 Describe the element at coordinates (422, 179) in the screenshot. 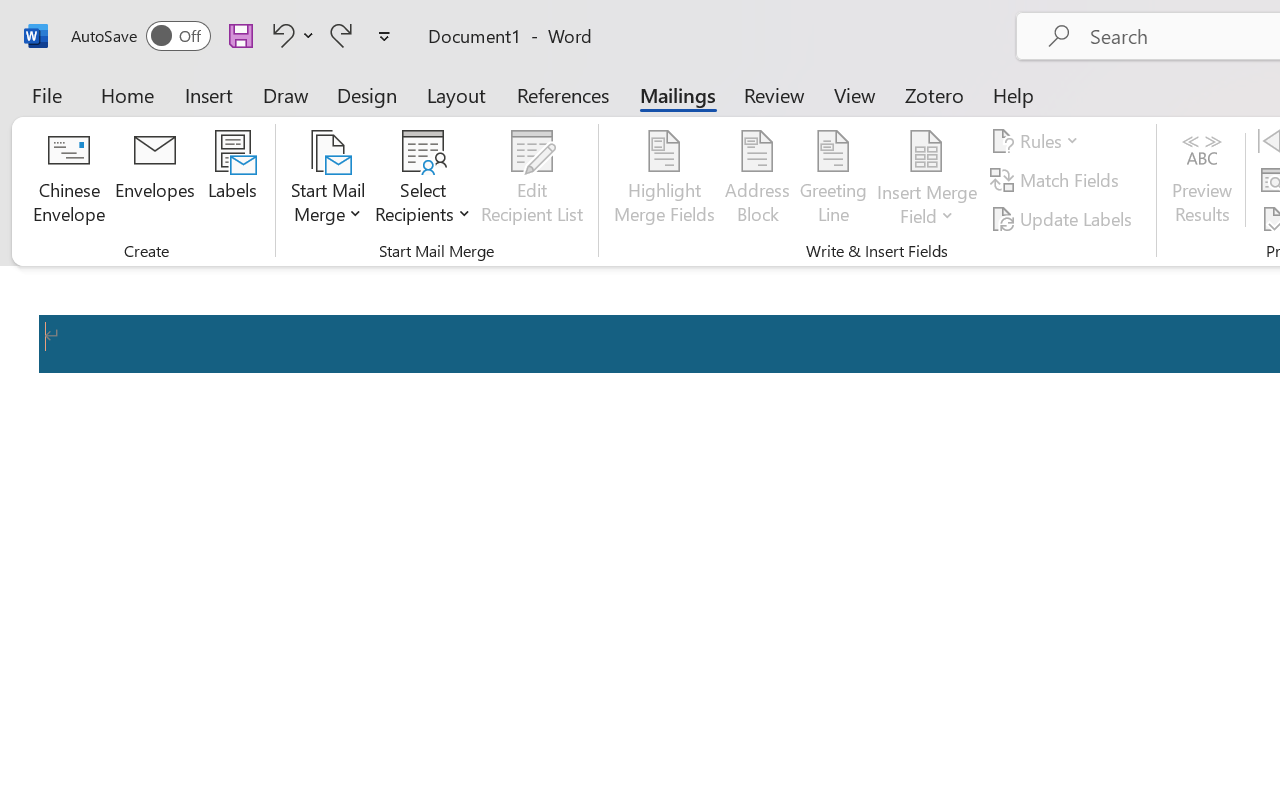

I see `'Select Recipients'` at that location.